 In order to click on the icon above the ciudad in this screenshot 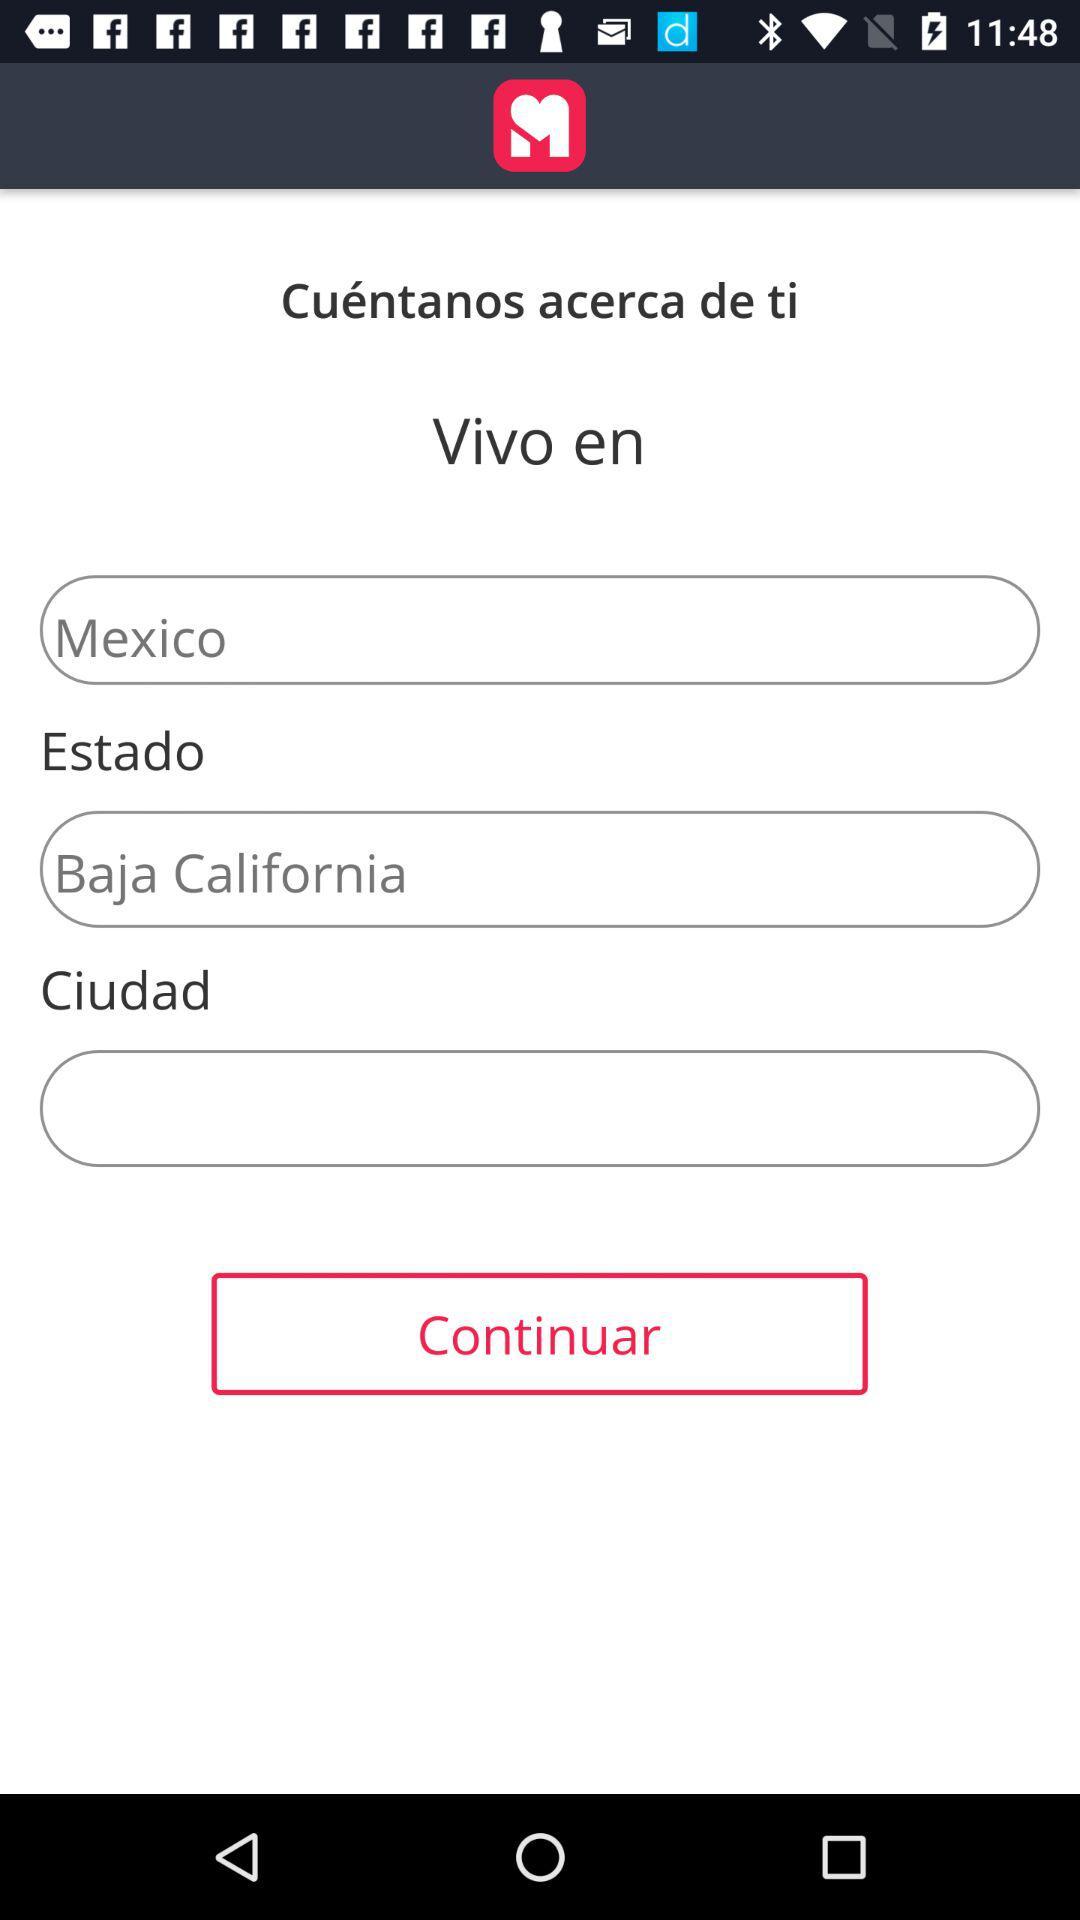, I will do `click(540, 869)`.